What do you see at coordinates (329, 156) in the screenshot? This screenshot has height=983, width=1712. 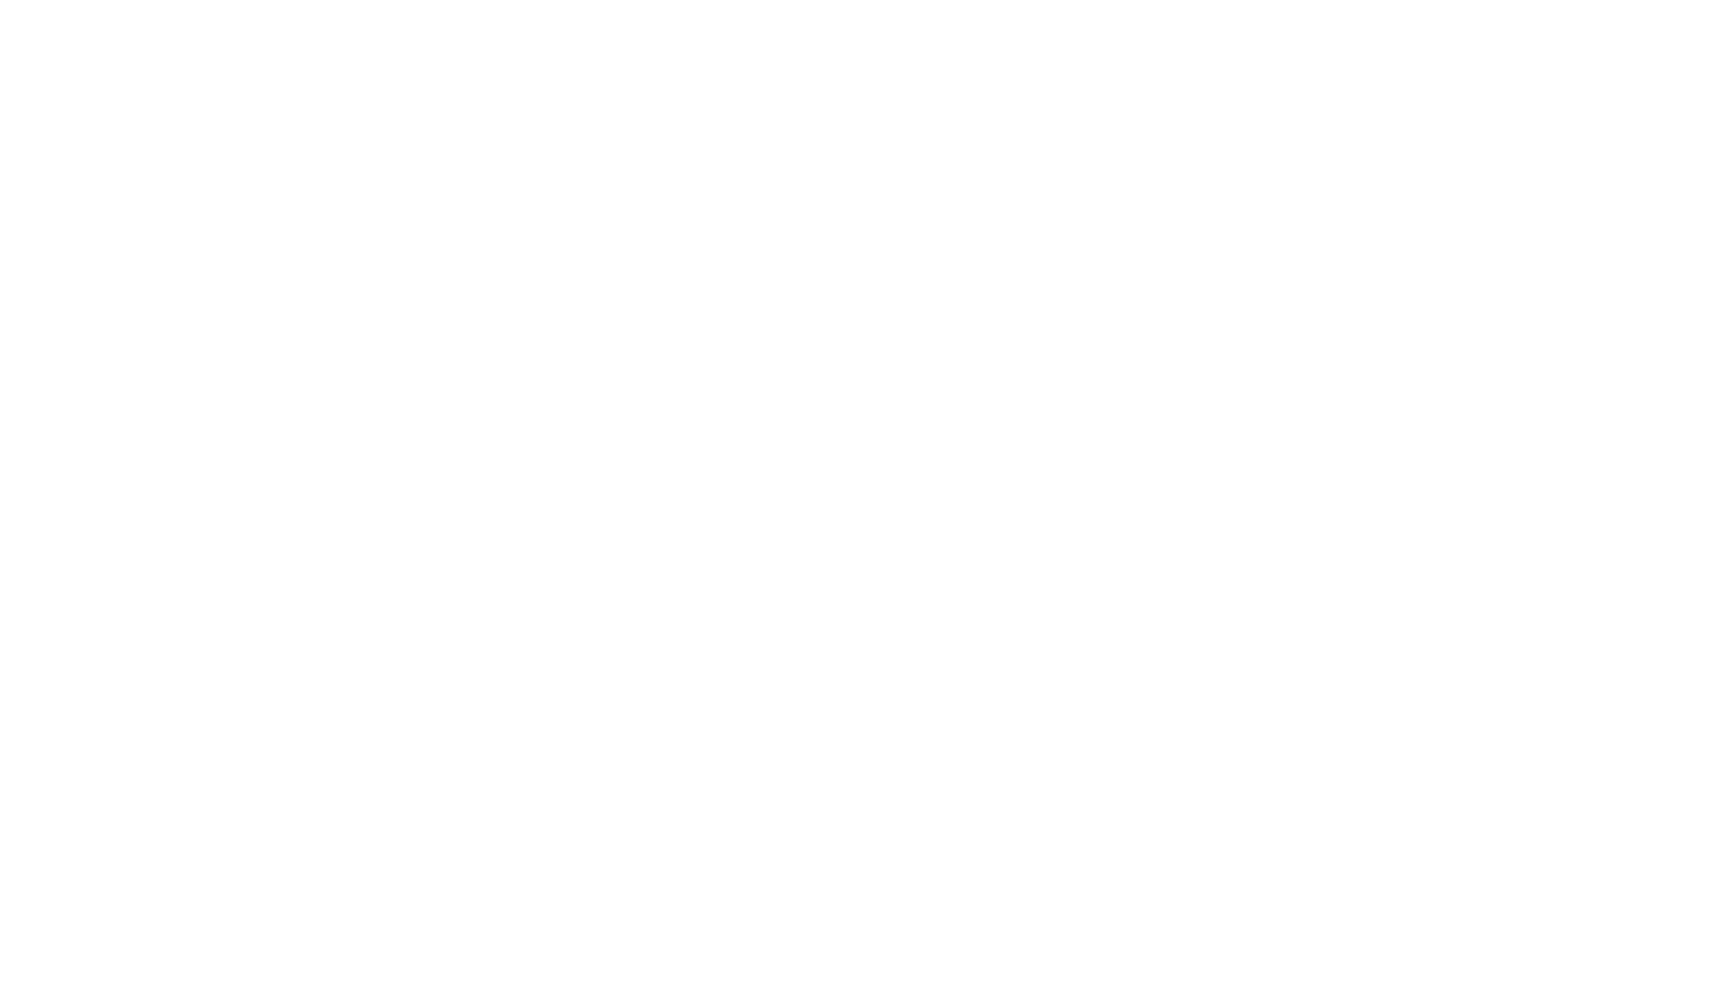 I see `'Case study'` at bounding box center [329, 156].